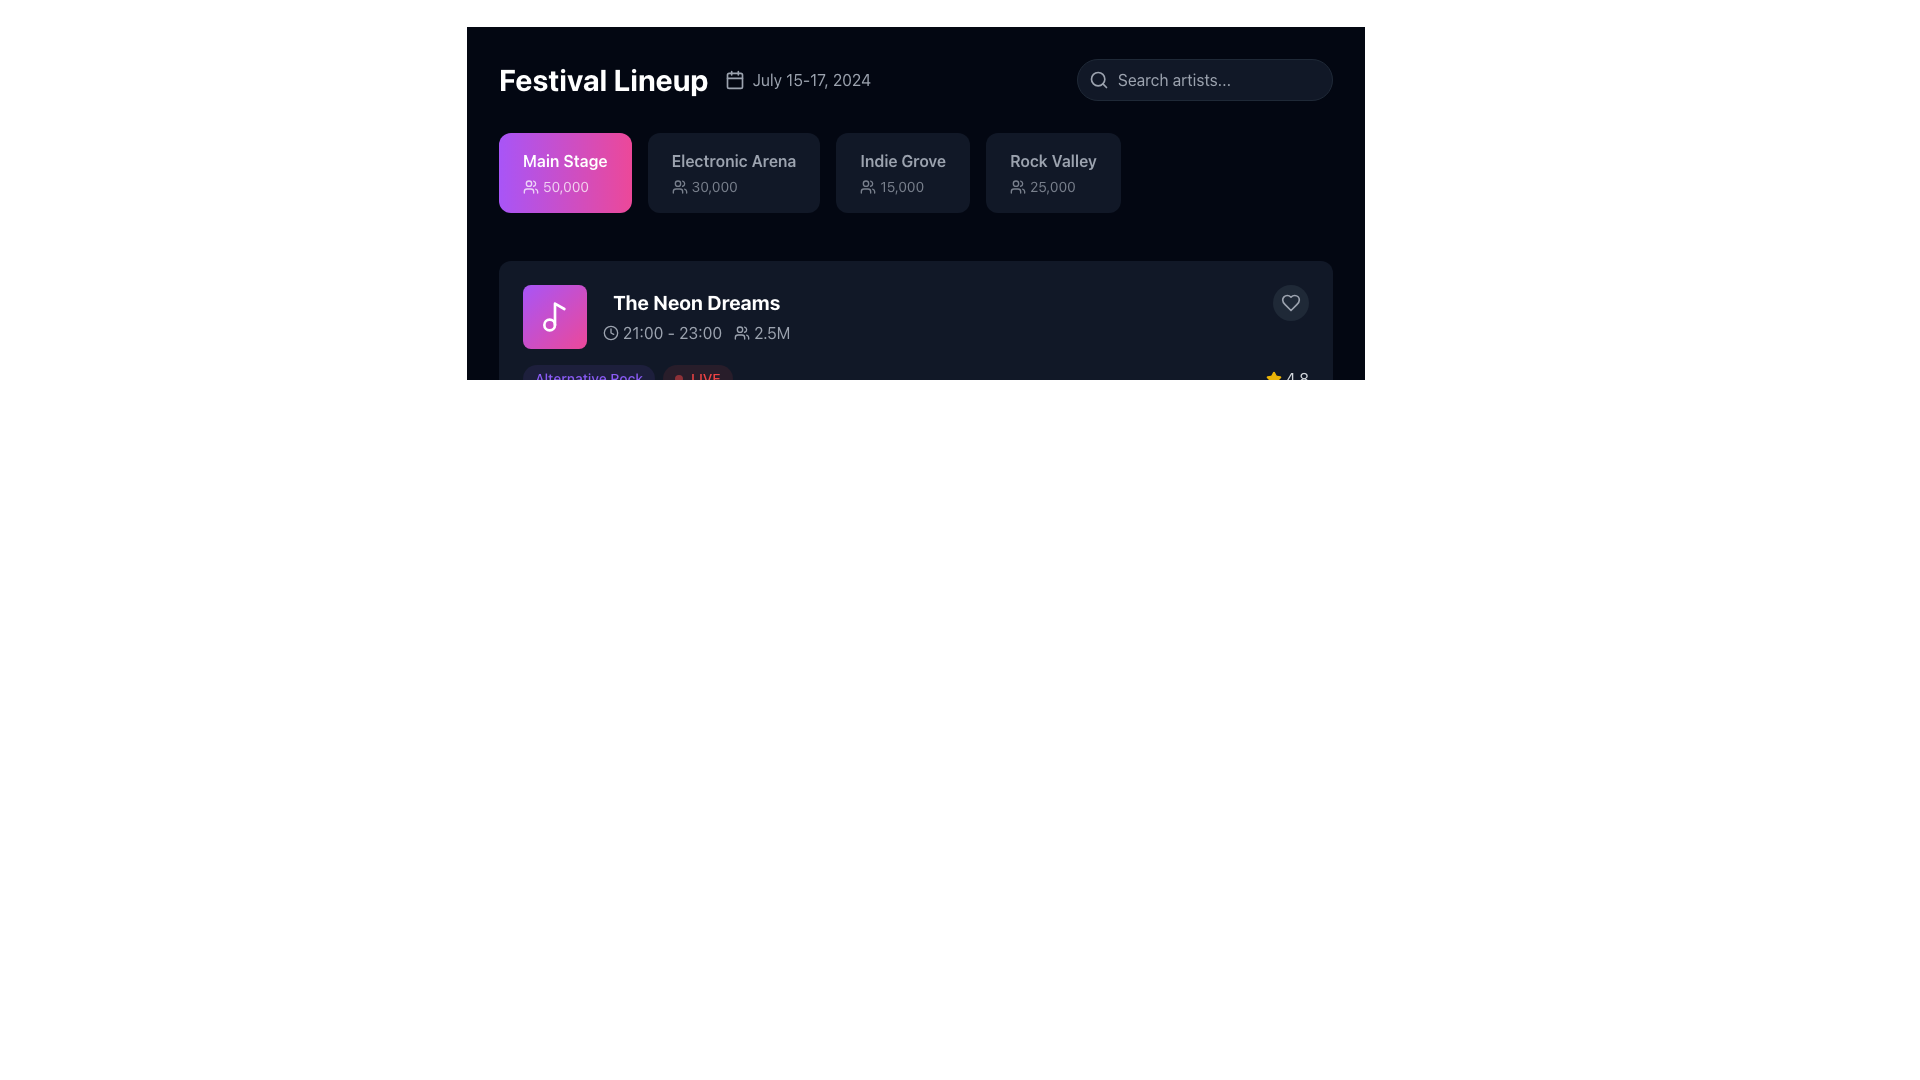  I want to click on the 'Indie Grove' informational label in the Festival Lineup section, which is the third box out of four, providing audience count information, so click(902, 172).